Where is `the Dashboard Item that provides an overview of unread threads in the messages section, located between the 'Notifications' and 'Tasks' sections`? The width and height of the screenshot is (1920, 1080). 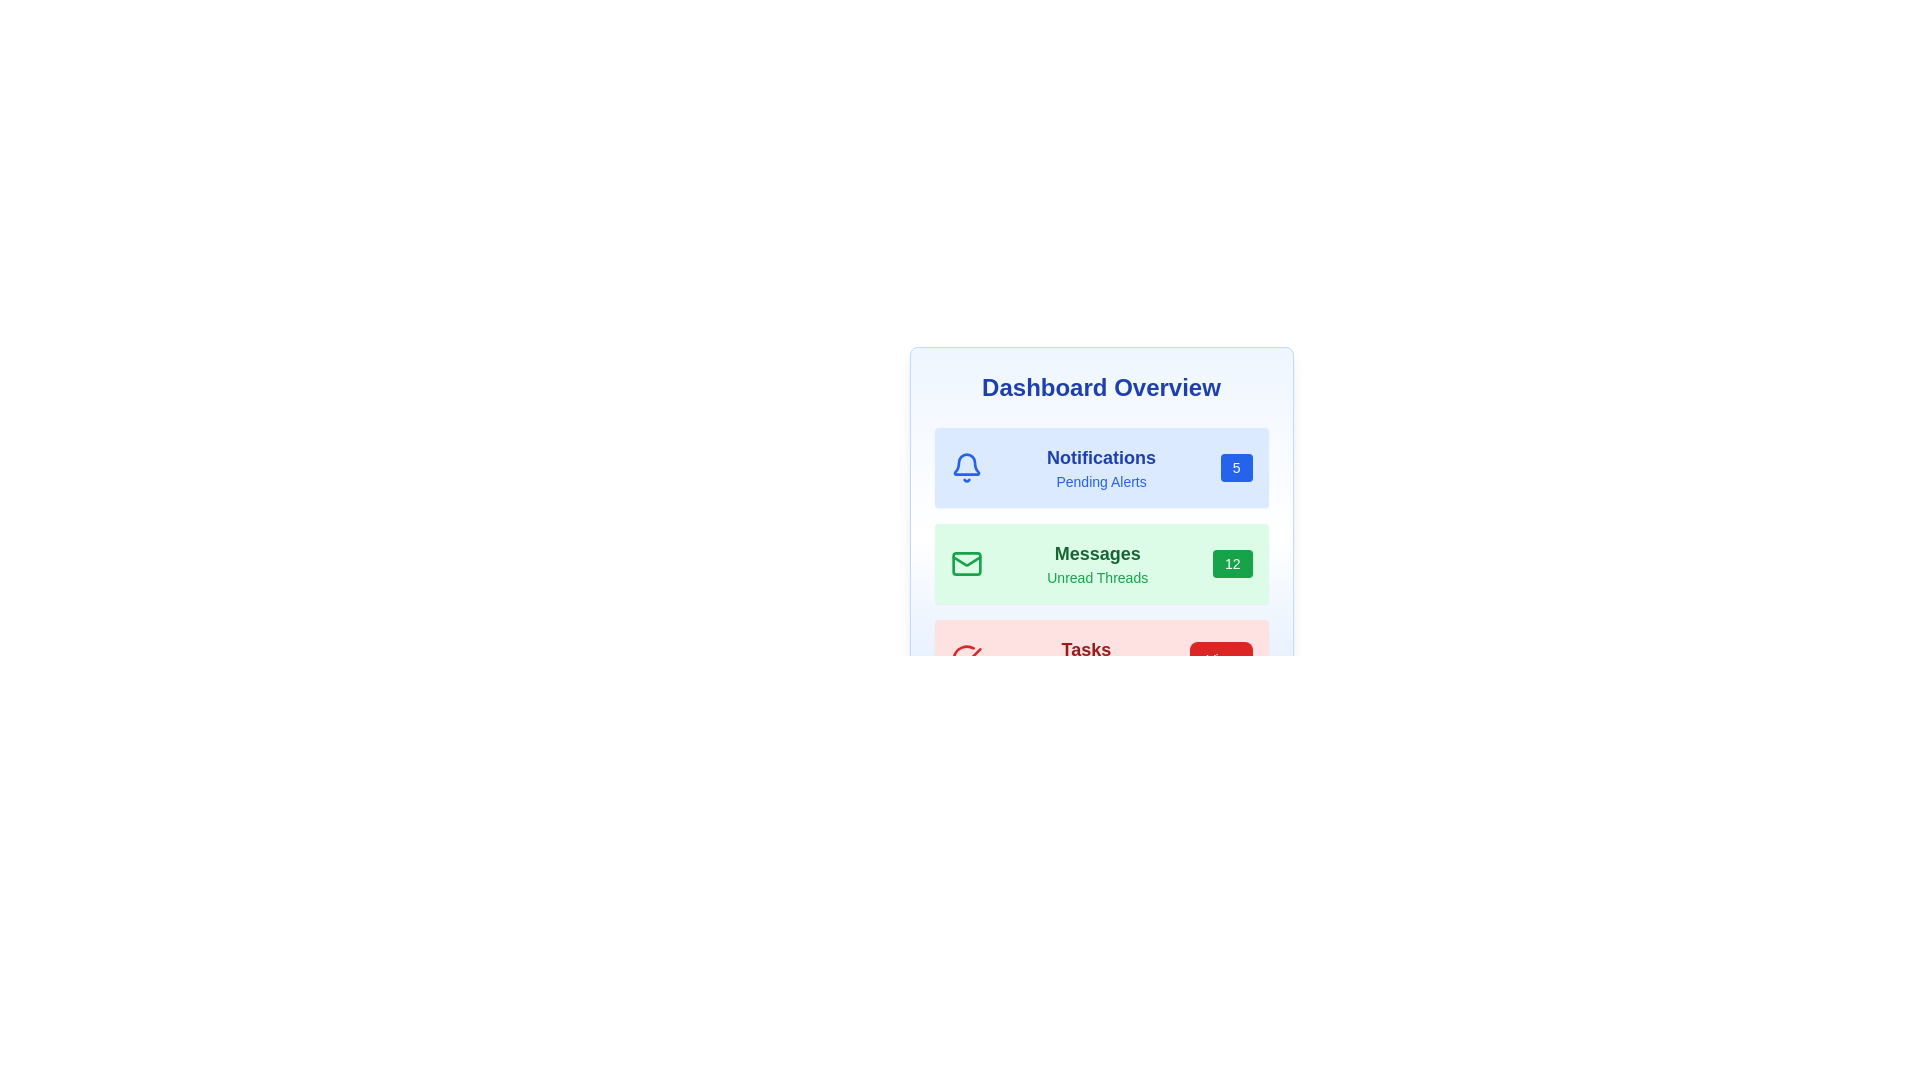
the Dashboard Item that provides an overview of unread threads in the messages section, located between the 'Notifications' and 'Tasks' sections is located at coordinates (1100, 563).